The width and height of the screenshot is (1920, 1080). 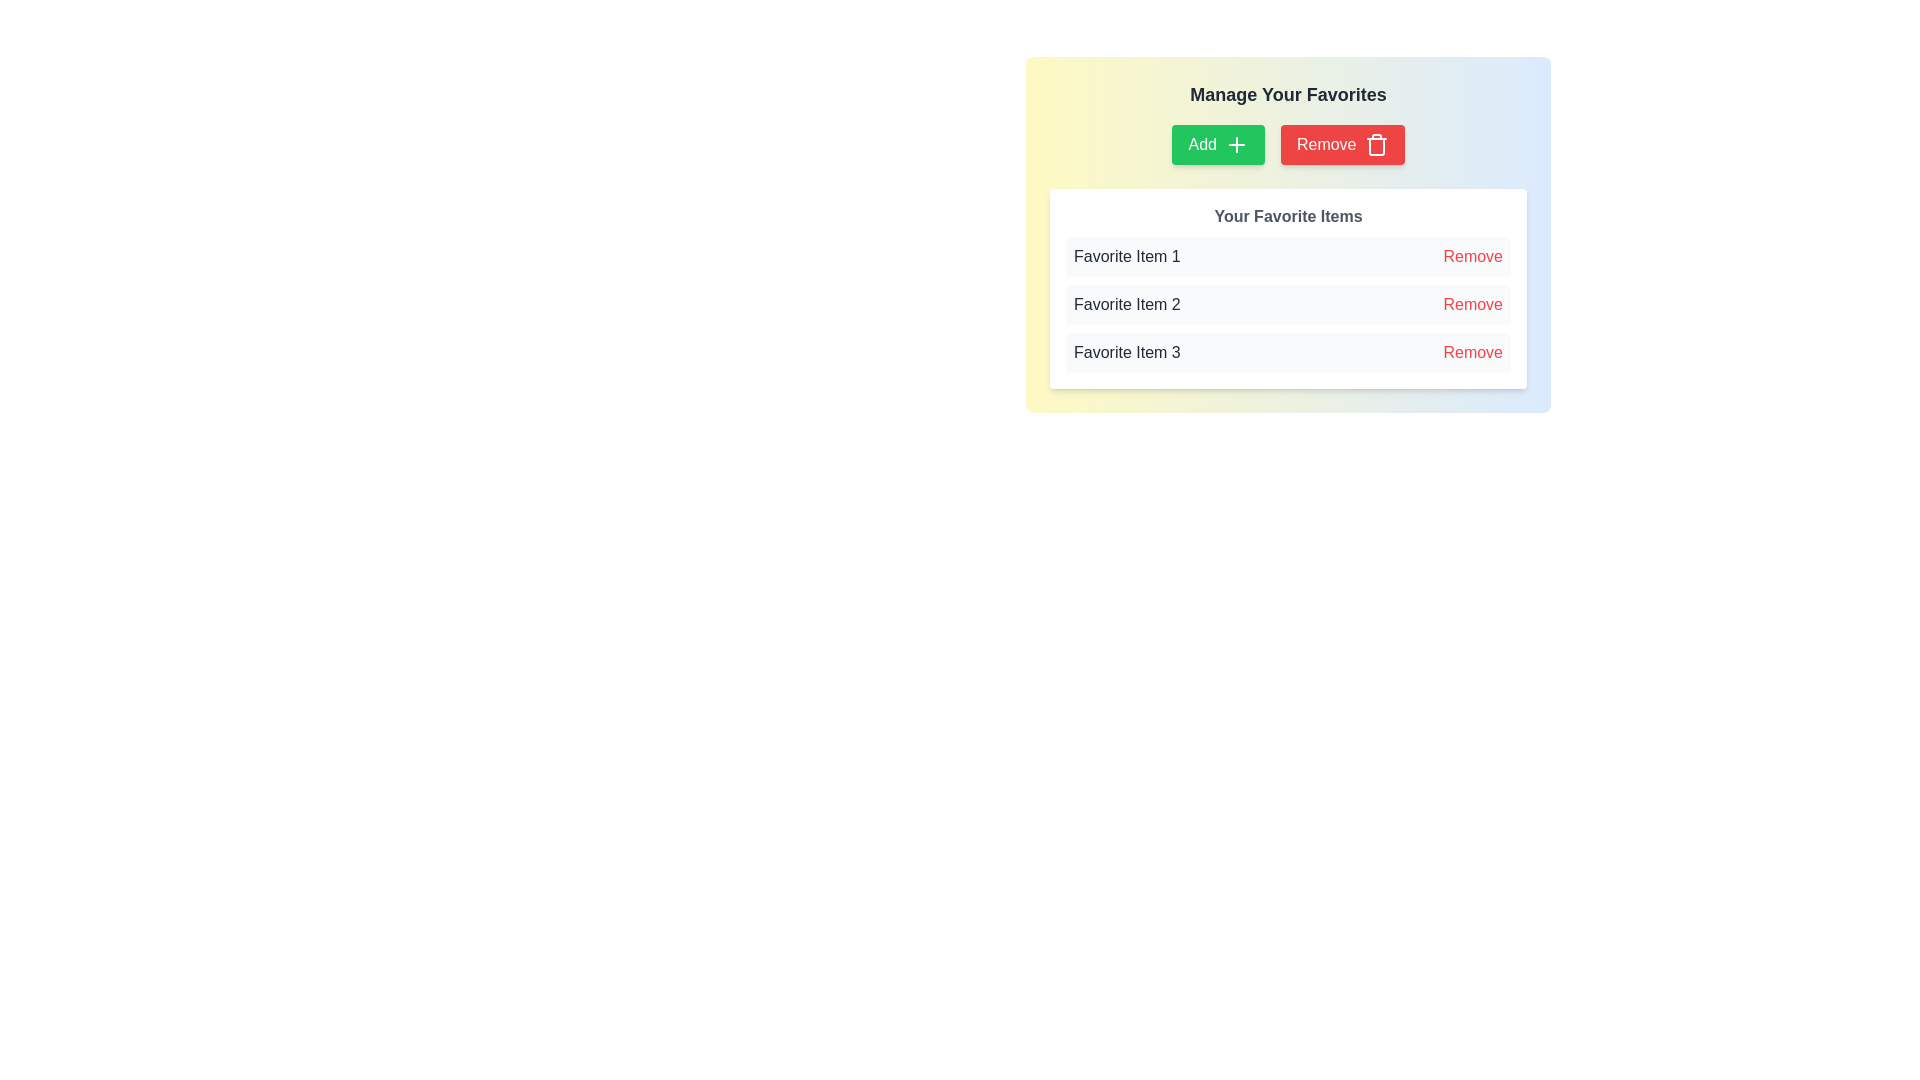 What do you see at coordinates (1375, 144) in the screenshot?
I see `the trash bin icon, which is part of the 'Remove' button located at the upper right section of the interface, adjacent to the 'Add' button` at bounding box center [1375, 144].